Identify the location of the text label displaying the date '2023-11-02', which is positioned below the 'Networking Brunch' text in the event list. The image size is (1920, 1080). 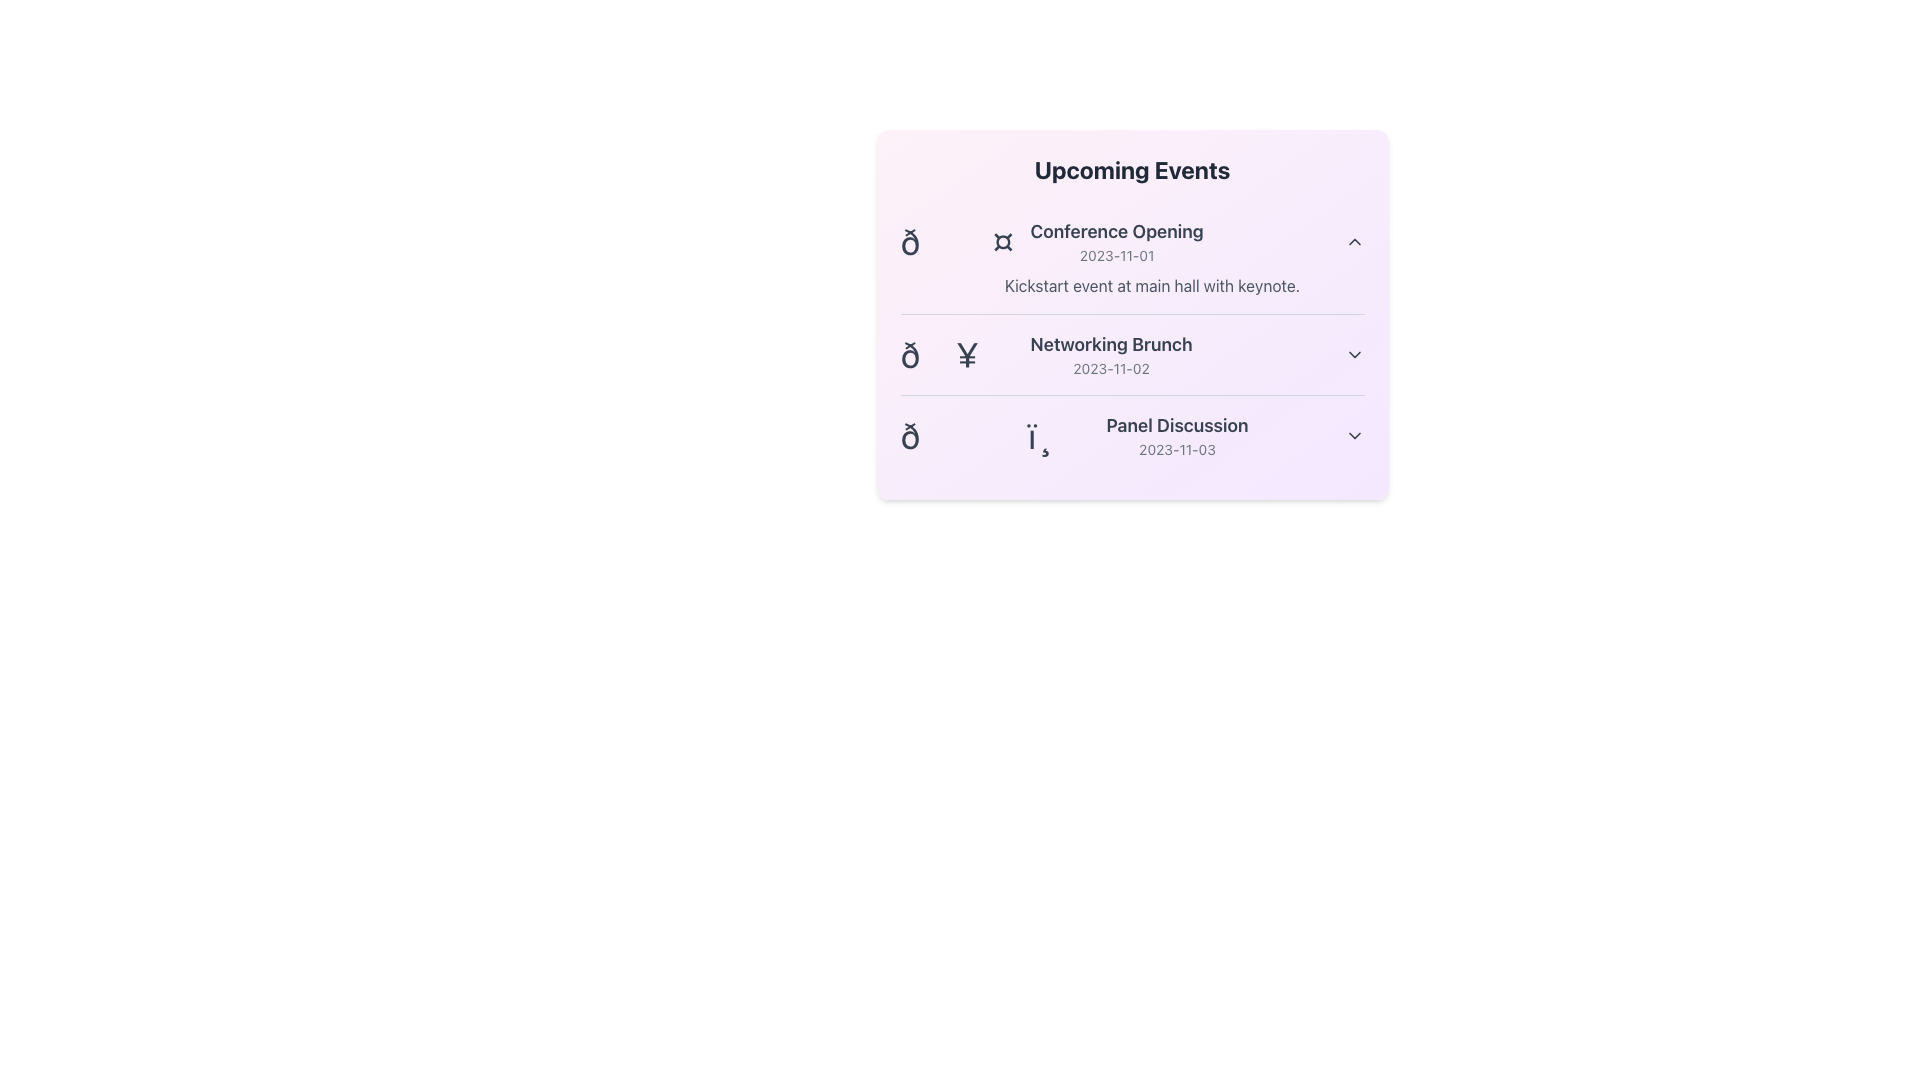
(1110, 369).